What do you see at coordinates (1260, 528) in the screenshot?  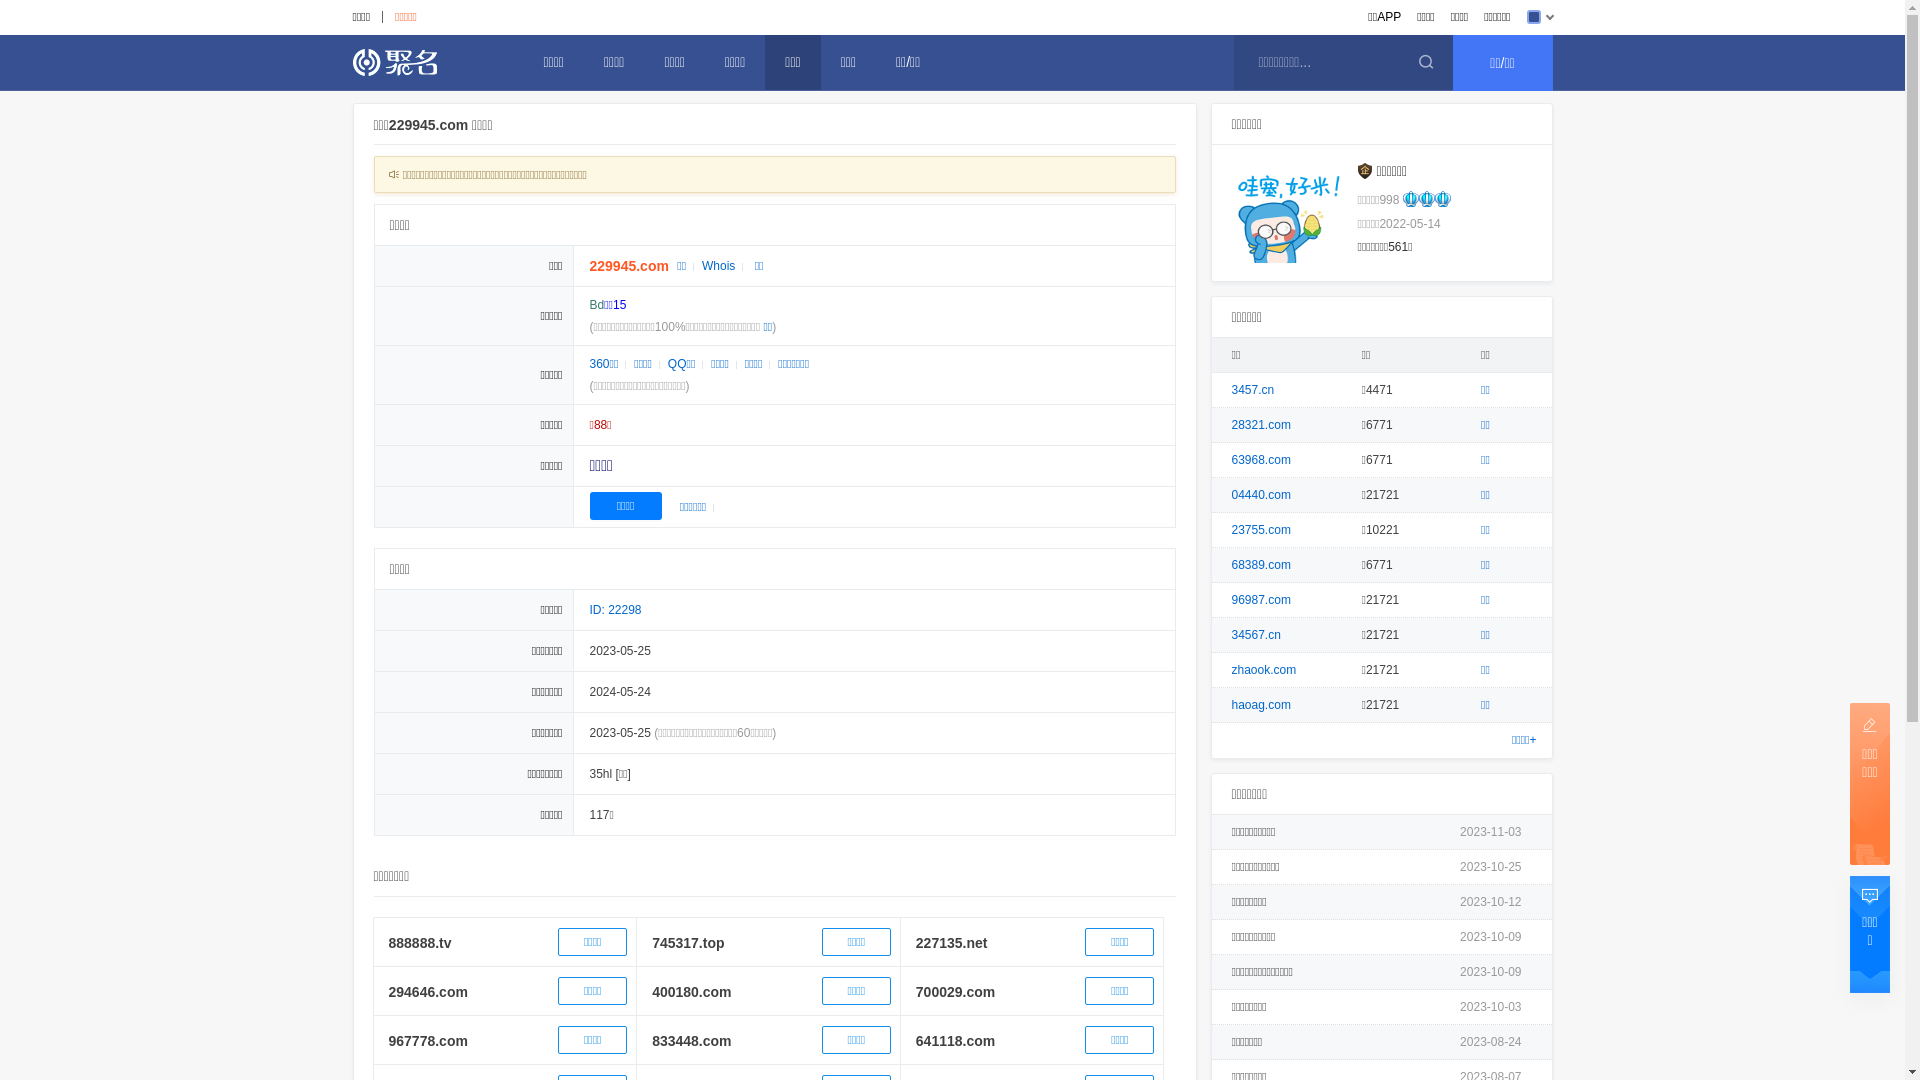 I see `'23755.com'` at bounding box center [1260, 528].